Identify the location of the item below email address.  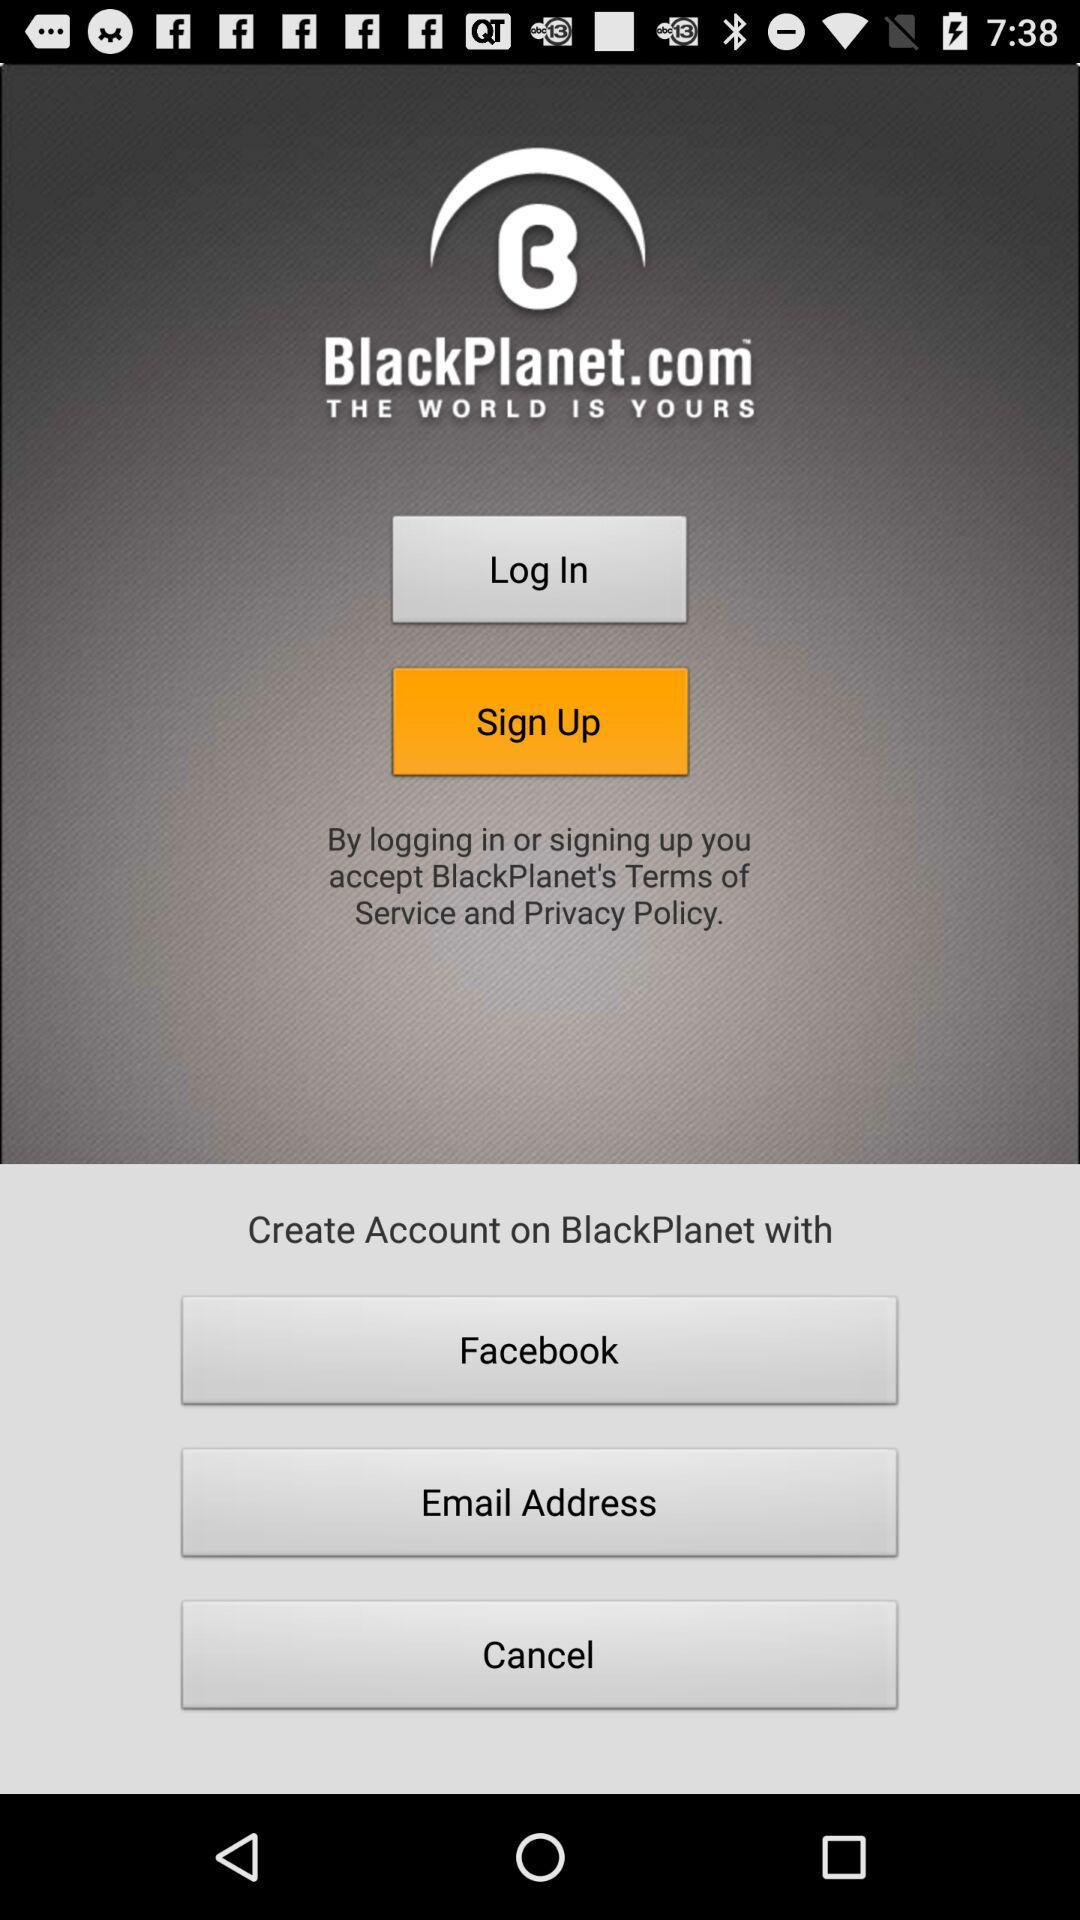
(540, 1660).